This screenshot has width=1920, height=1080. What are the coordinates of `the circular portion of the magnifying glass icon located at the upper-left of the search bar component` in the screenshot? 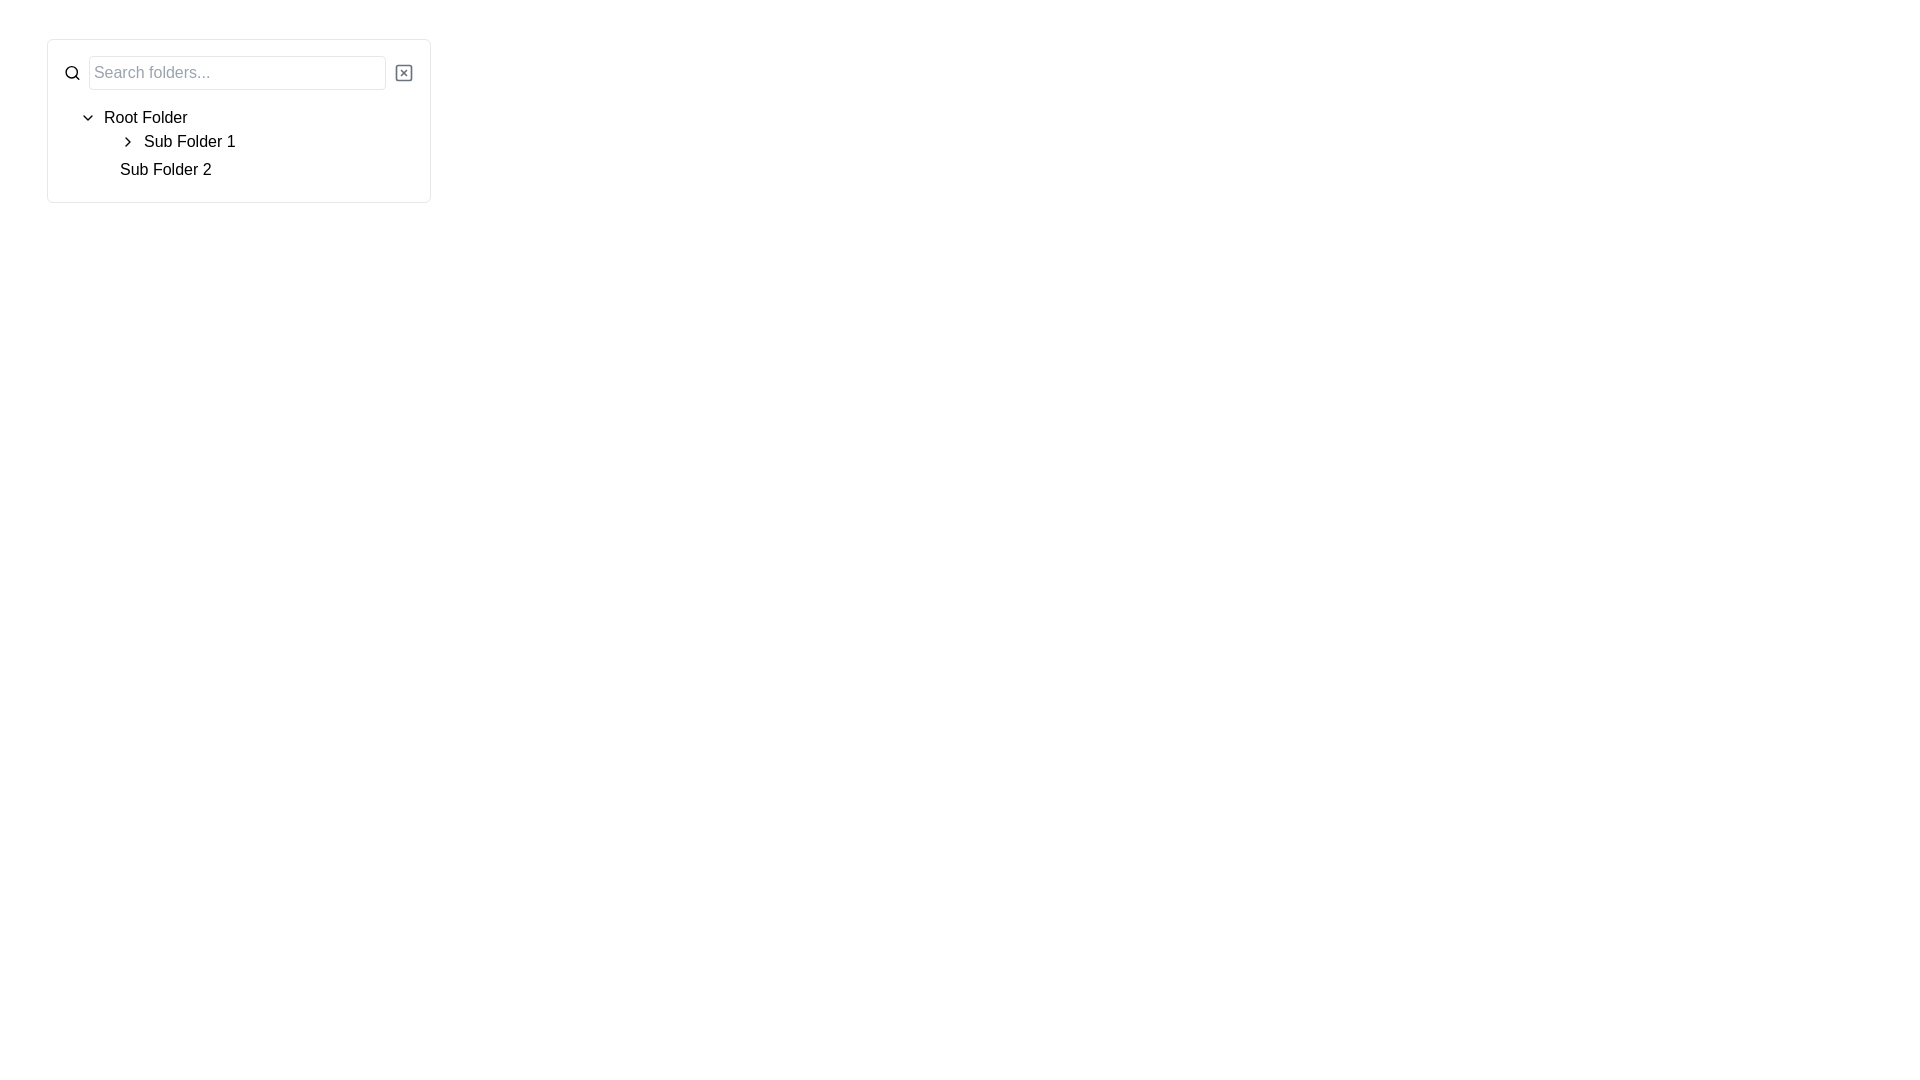 It's located at (71, 71).